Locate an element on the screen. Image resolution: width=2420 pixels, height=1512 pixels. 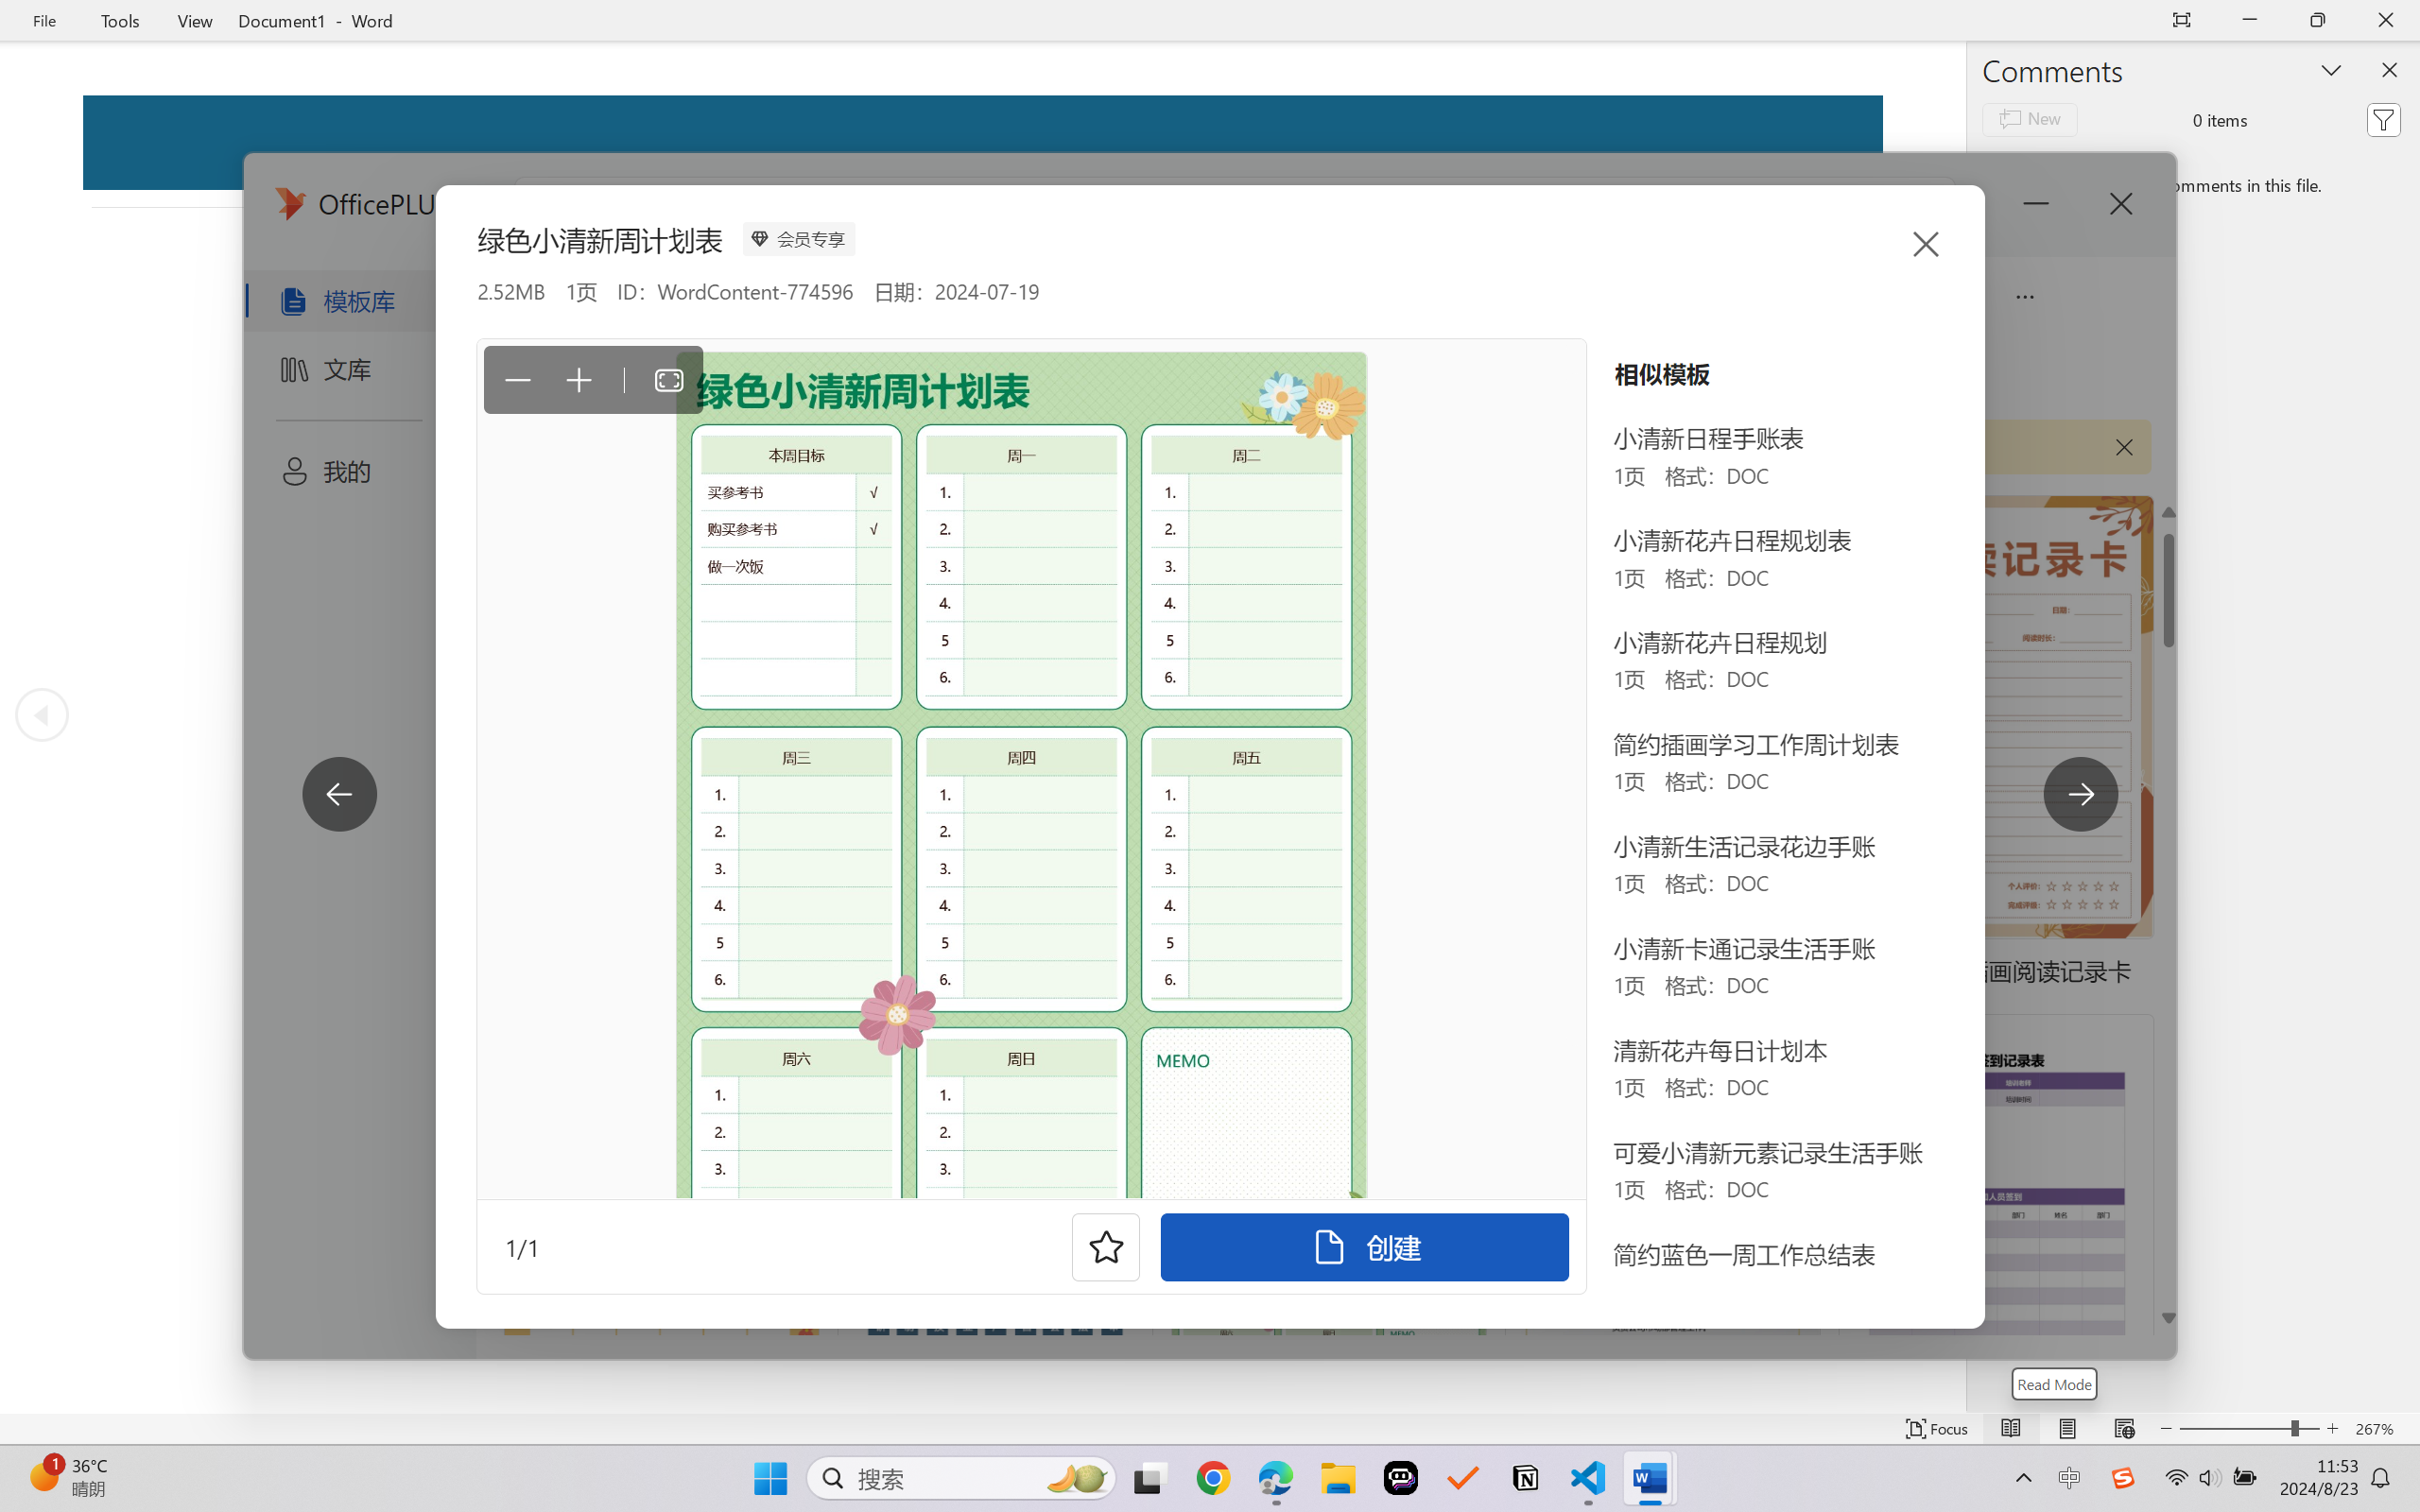
'New comment' is located at coordinates (2029, 120).